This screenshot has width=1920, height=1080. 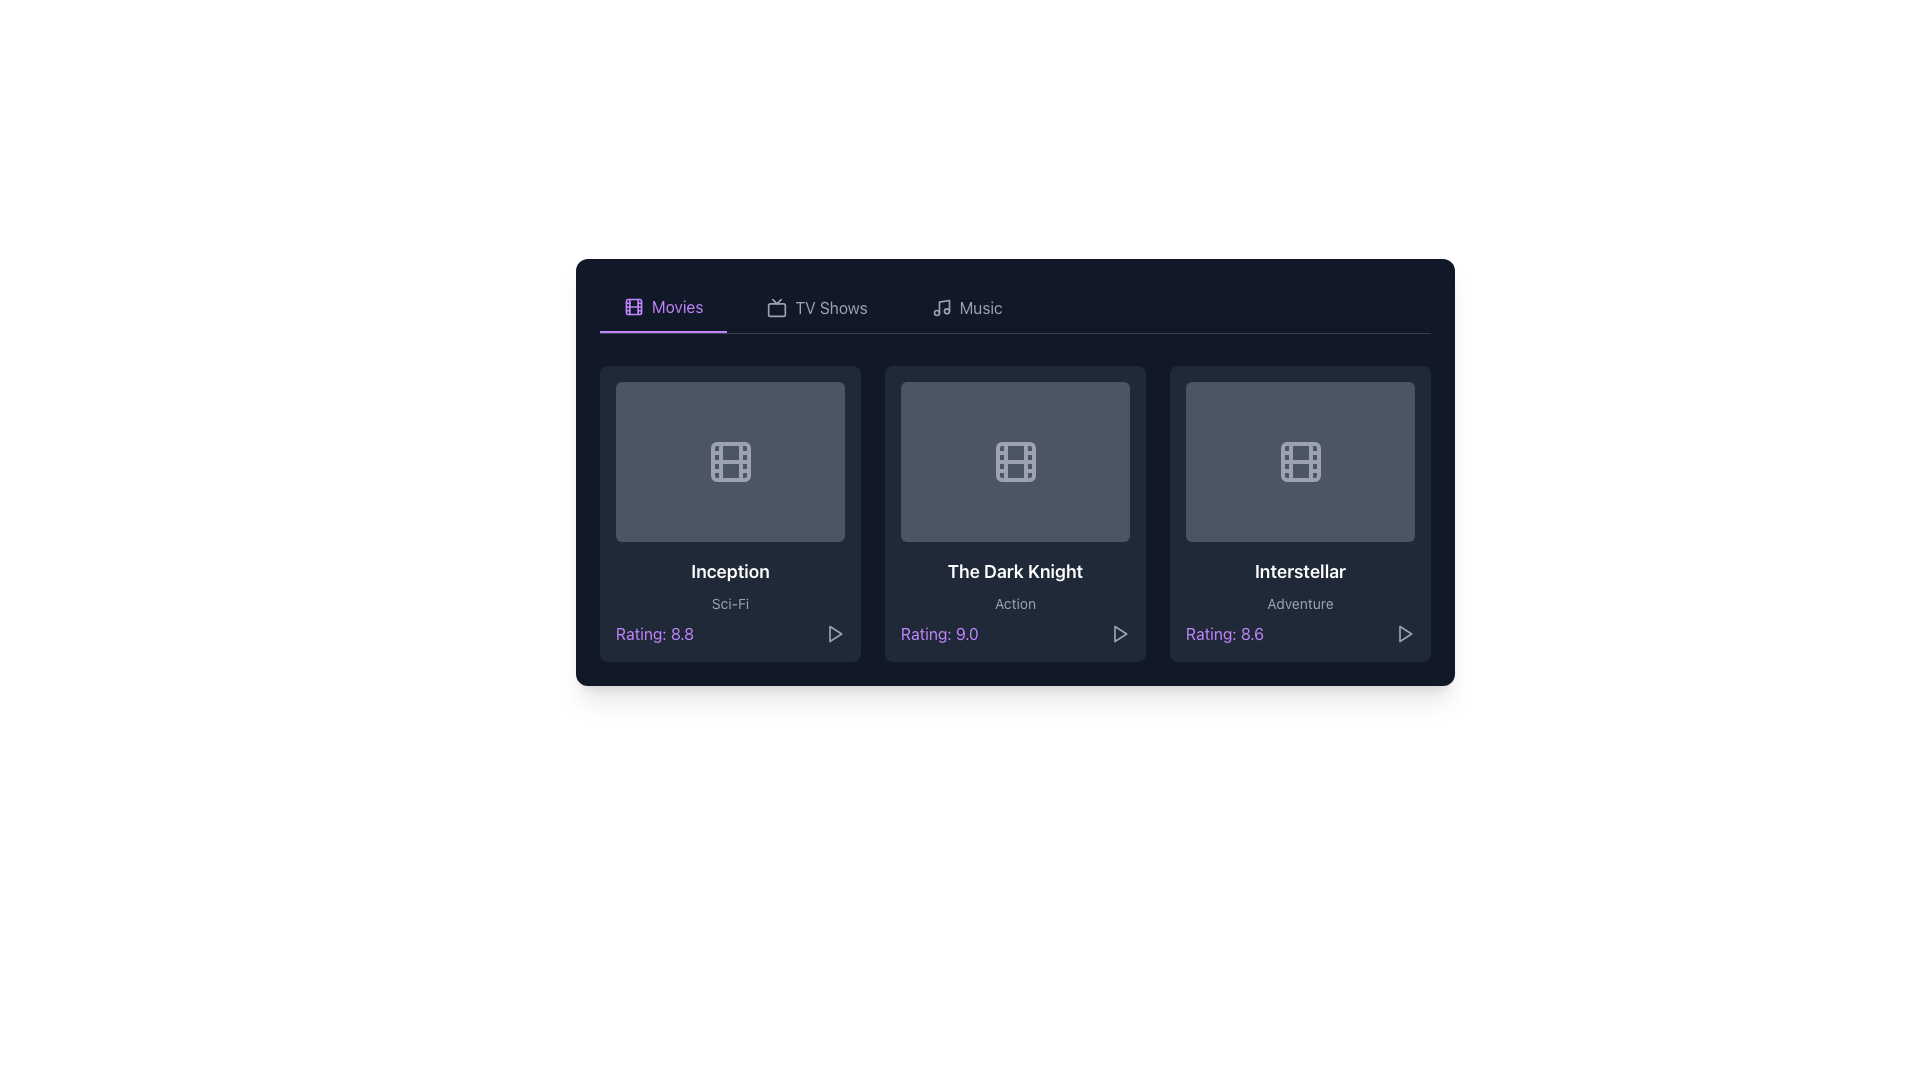 What do you see at coordinates (940, 308) in the screenshot?
I see `the music icon located in the navigation menu adjacent to the label 'Music'` at bounding box center [940, 308].